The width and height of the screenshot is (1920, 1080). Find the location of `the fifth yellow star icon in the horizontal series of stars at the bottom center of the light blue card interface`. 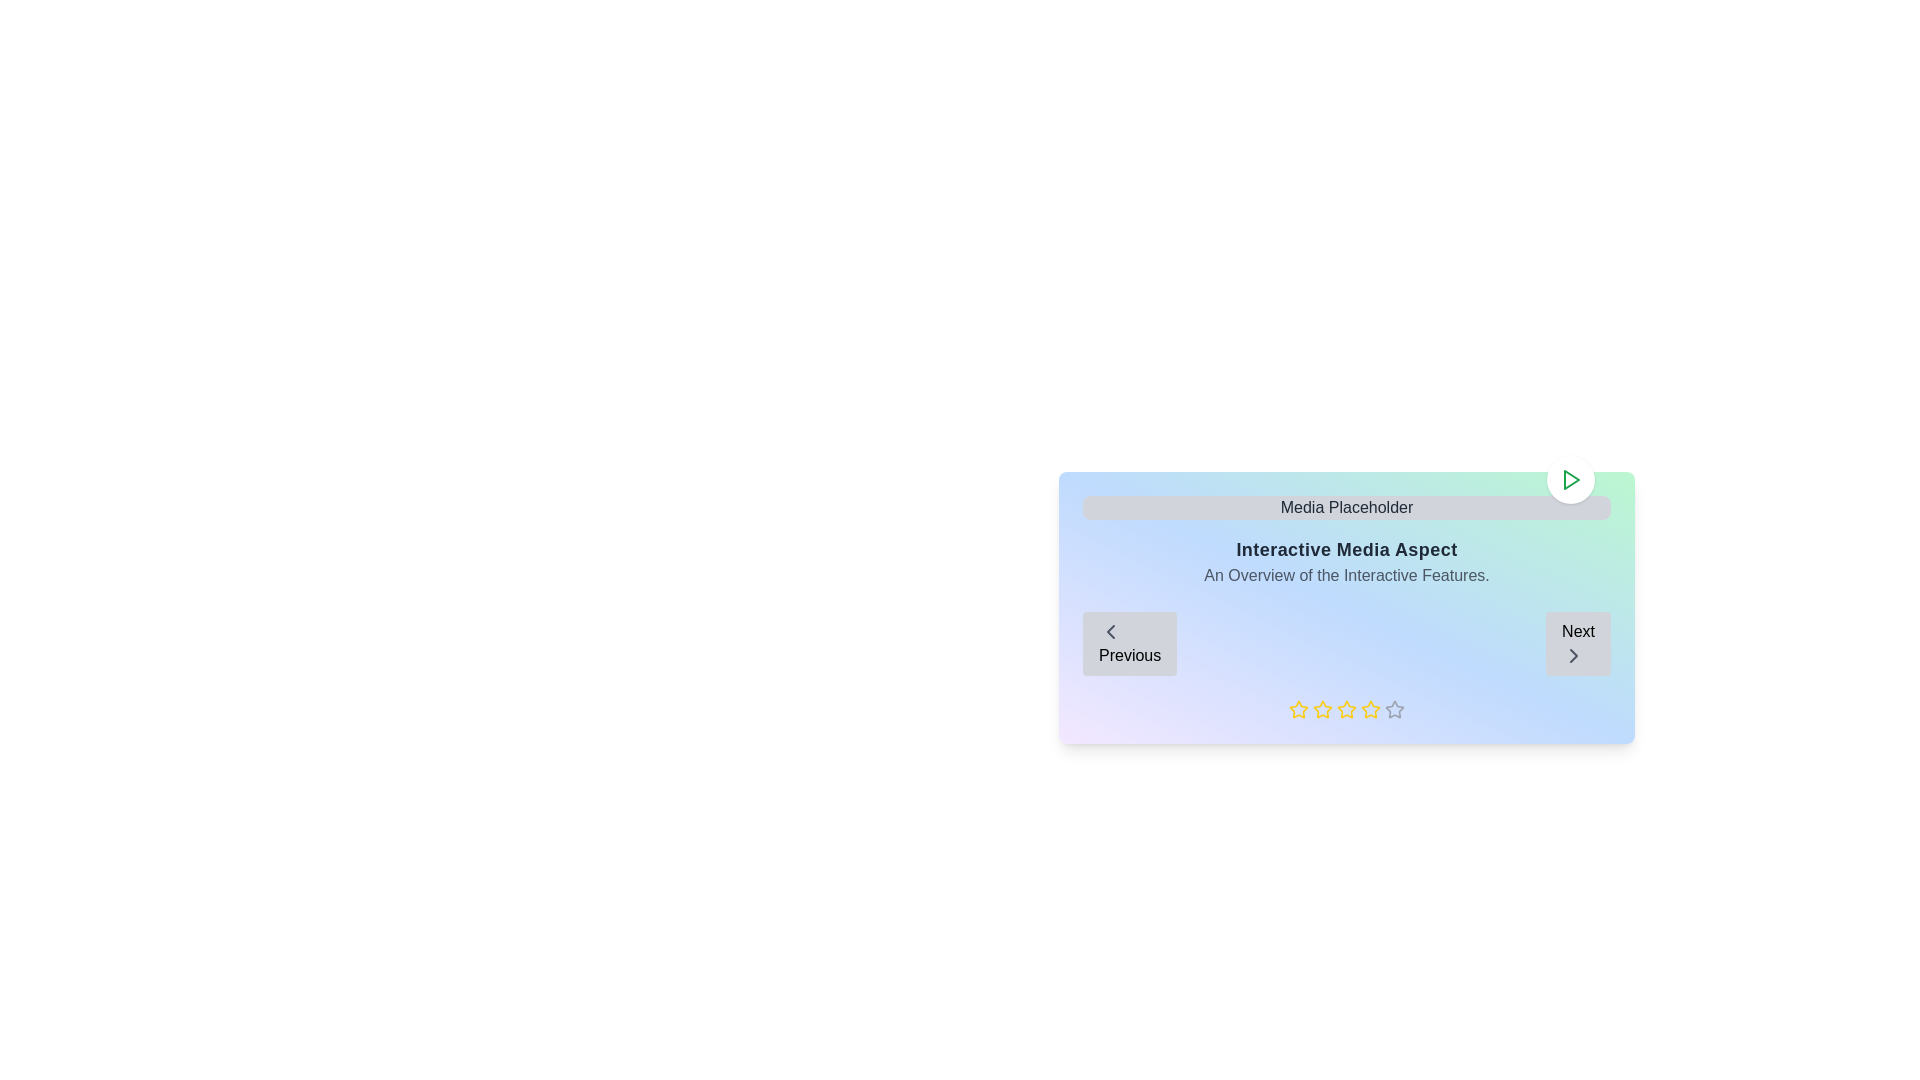

the fifth yellow star icon in the horizontal series of stars at the bottom center of the light blue card interface is located at coordinates (1347, 708).